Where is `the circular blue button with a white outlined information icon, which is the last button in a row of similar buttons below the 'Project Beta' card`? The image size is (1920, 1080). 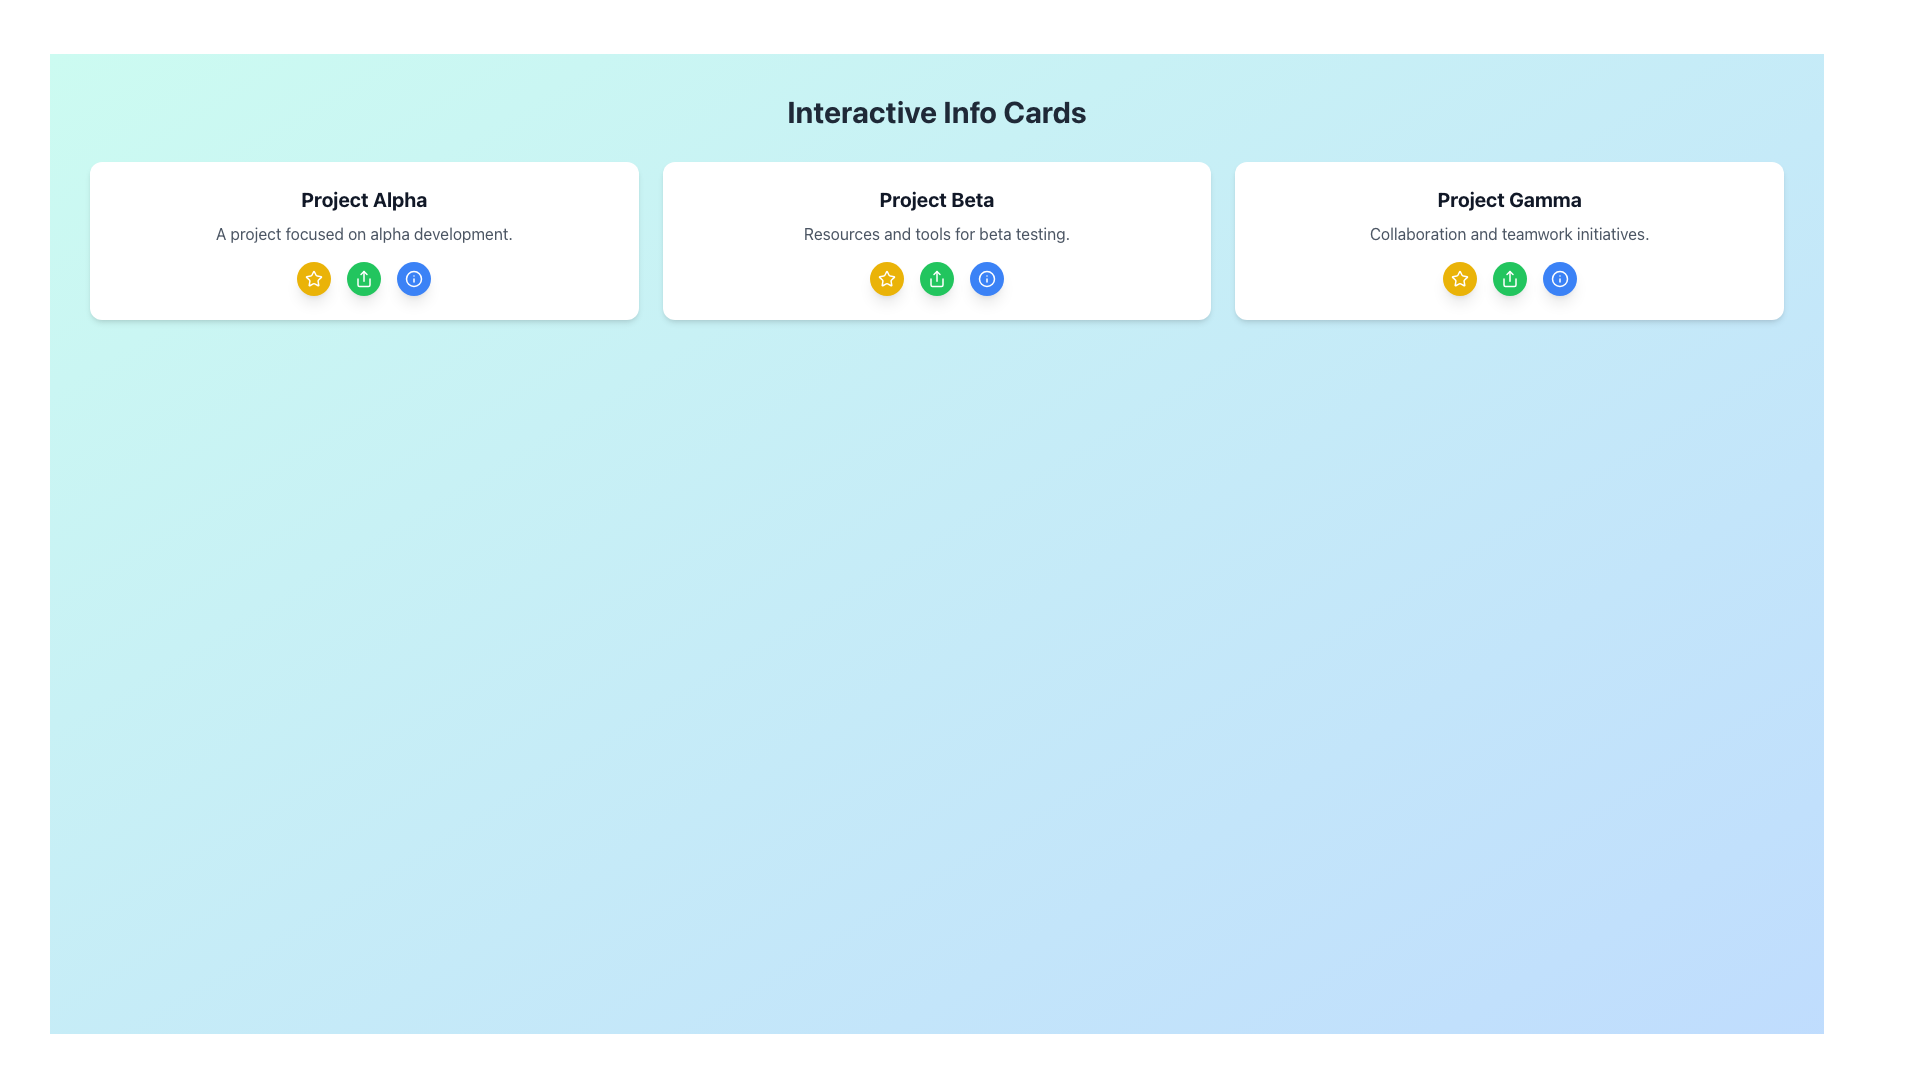 the circular blue button with a white outlined information icon, which is the last button in a row of similar buttons below the 'Project Beta' card is located at coordinates (987, 278).